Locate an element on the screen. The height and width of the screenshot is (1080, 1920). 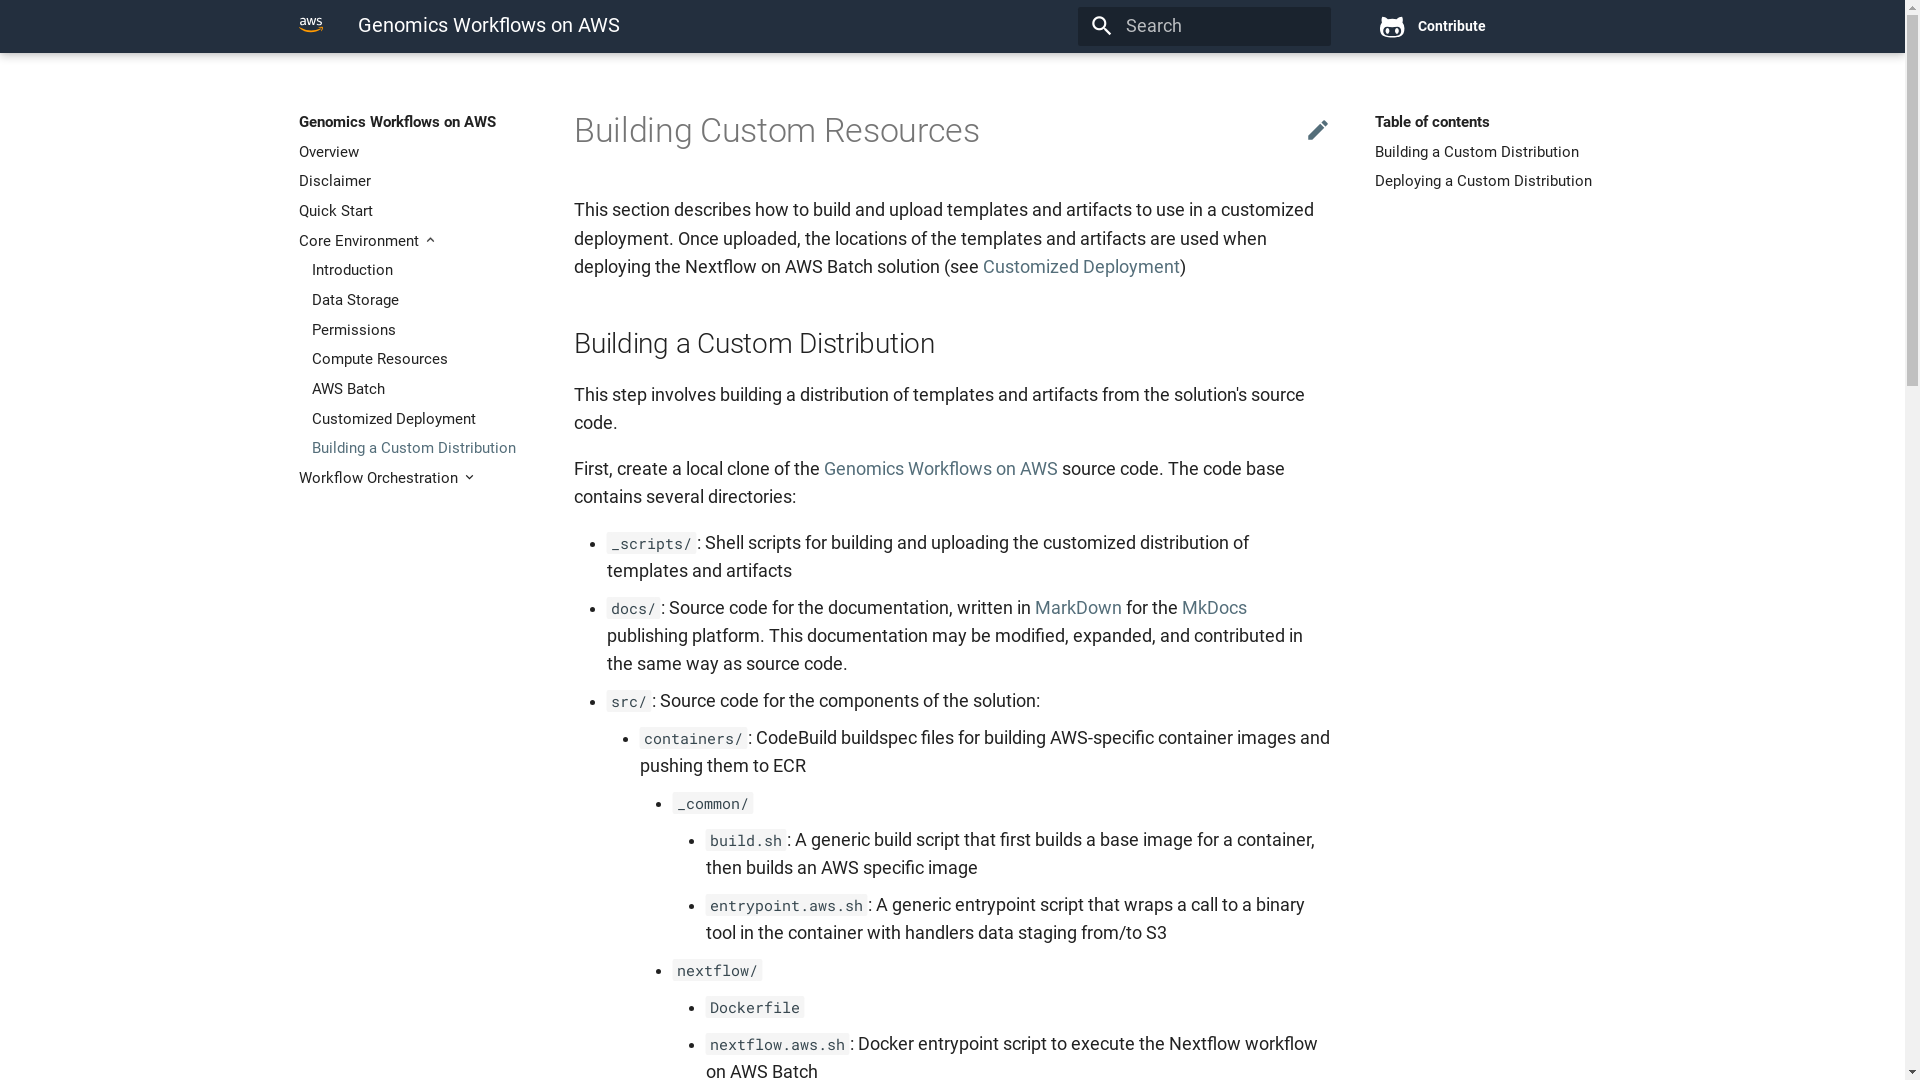
'Quick Start' is located at coordinates (413, 211).